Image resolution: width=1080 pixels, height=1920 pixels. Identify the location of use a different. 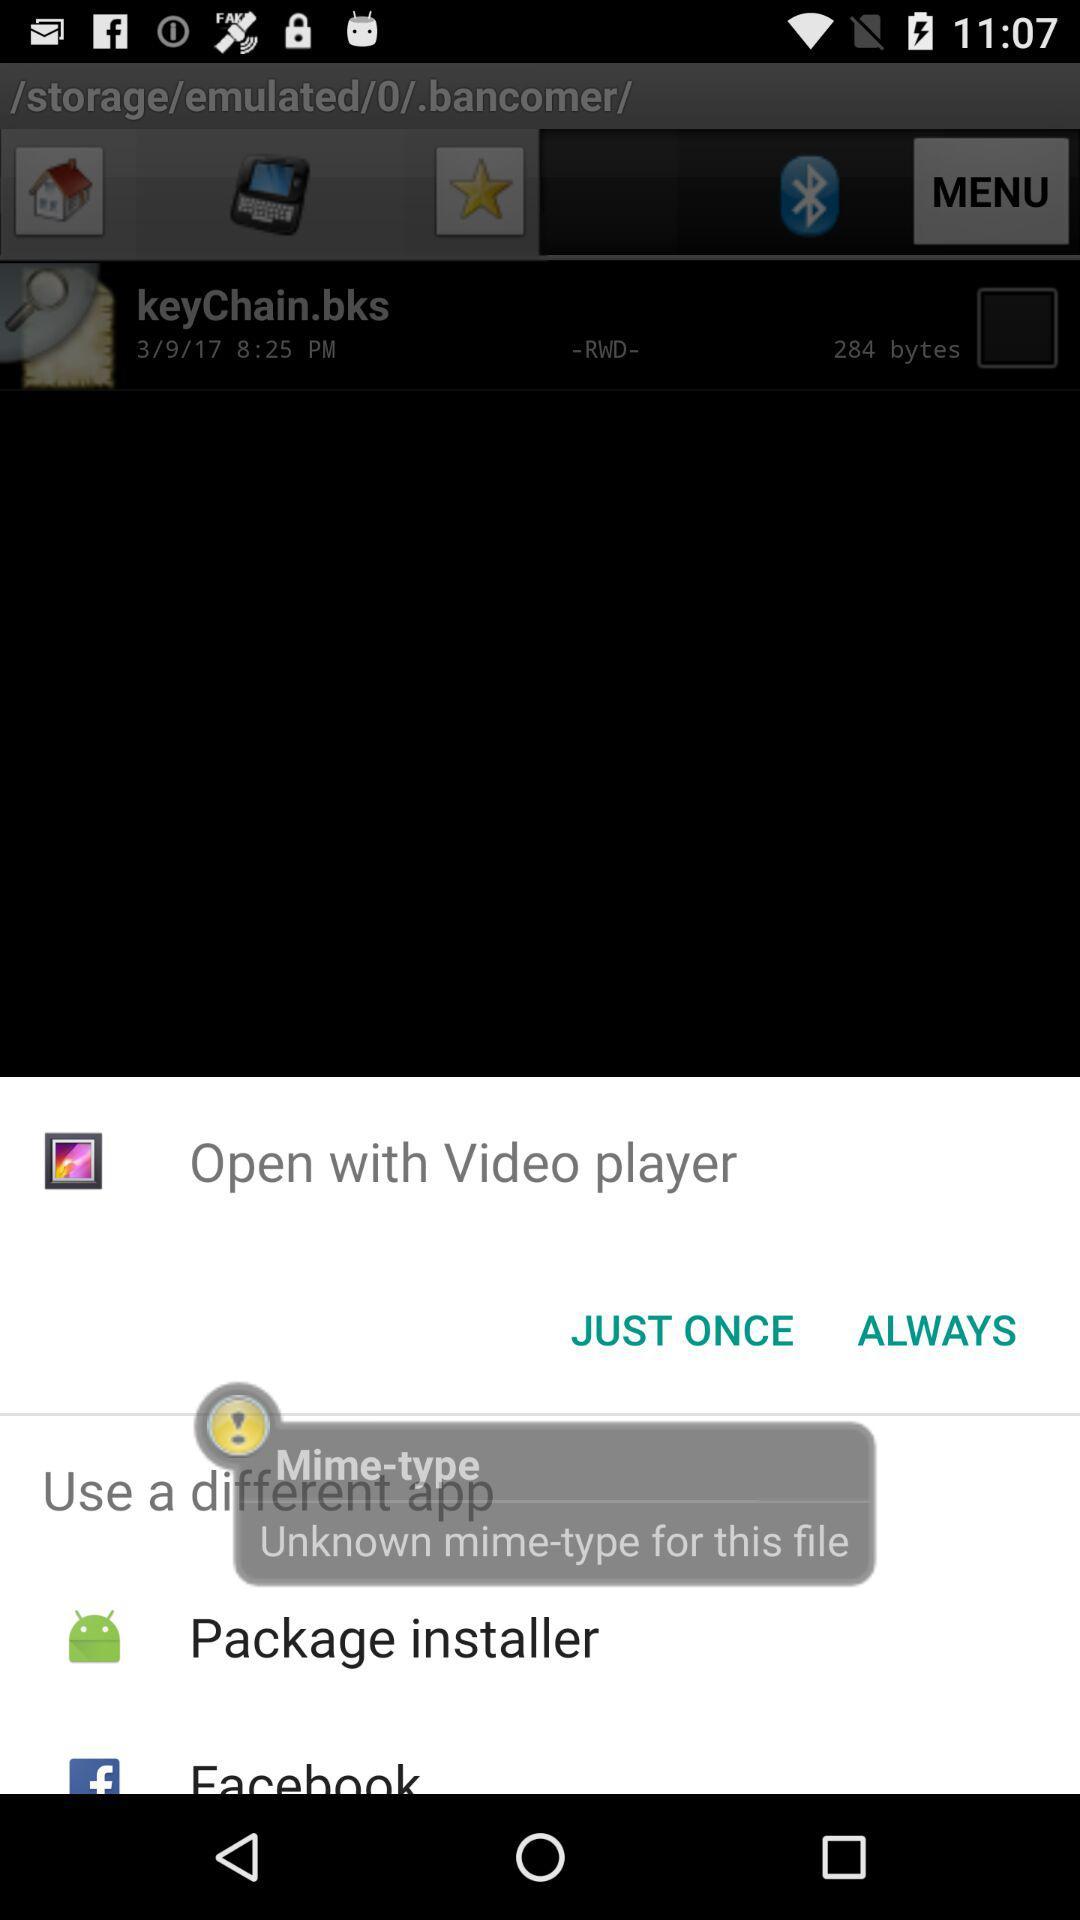
(540, 1489).